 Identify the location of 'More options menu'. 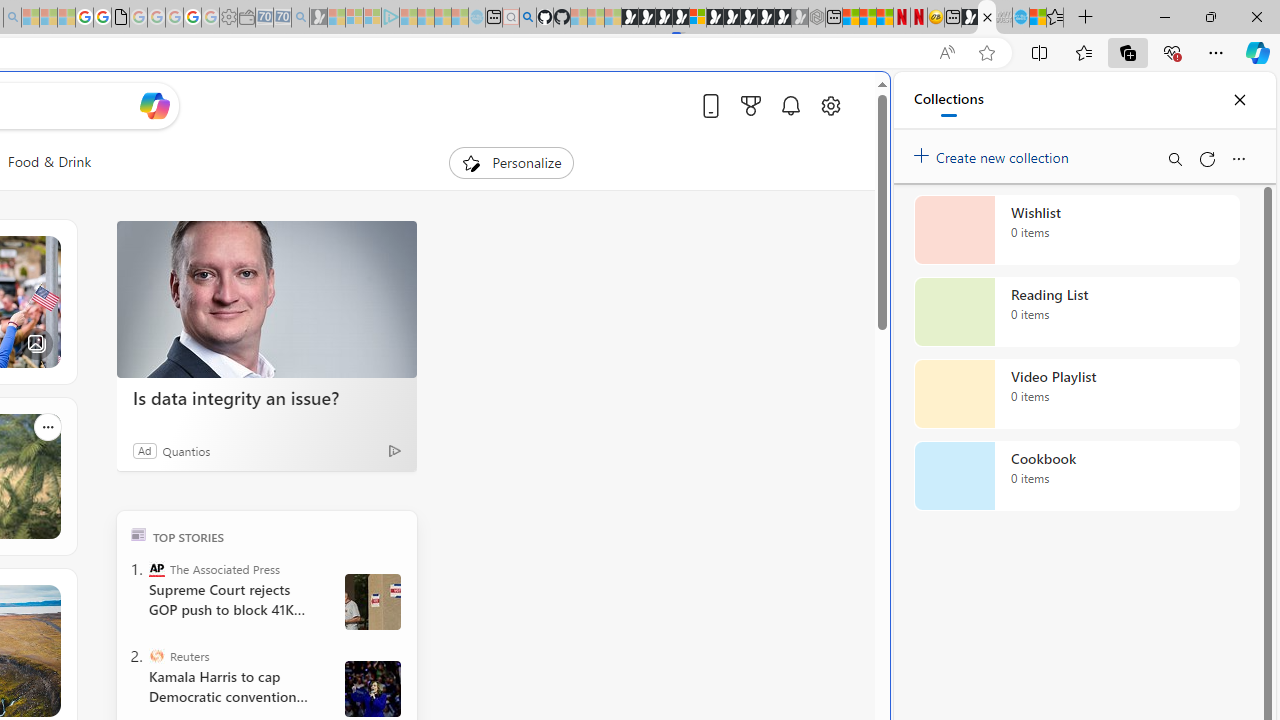
(1237, 158).